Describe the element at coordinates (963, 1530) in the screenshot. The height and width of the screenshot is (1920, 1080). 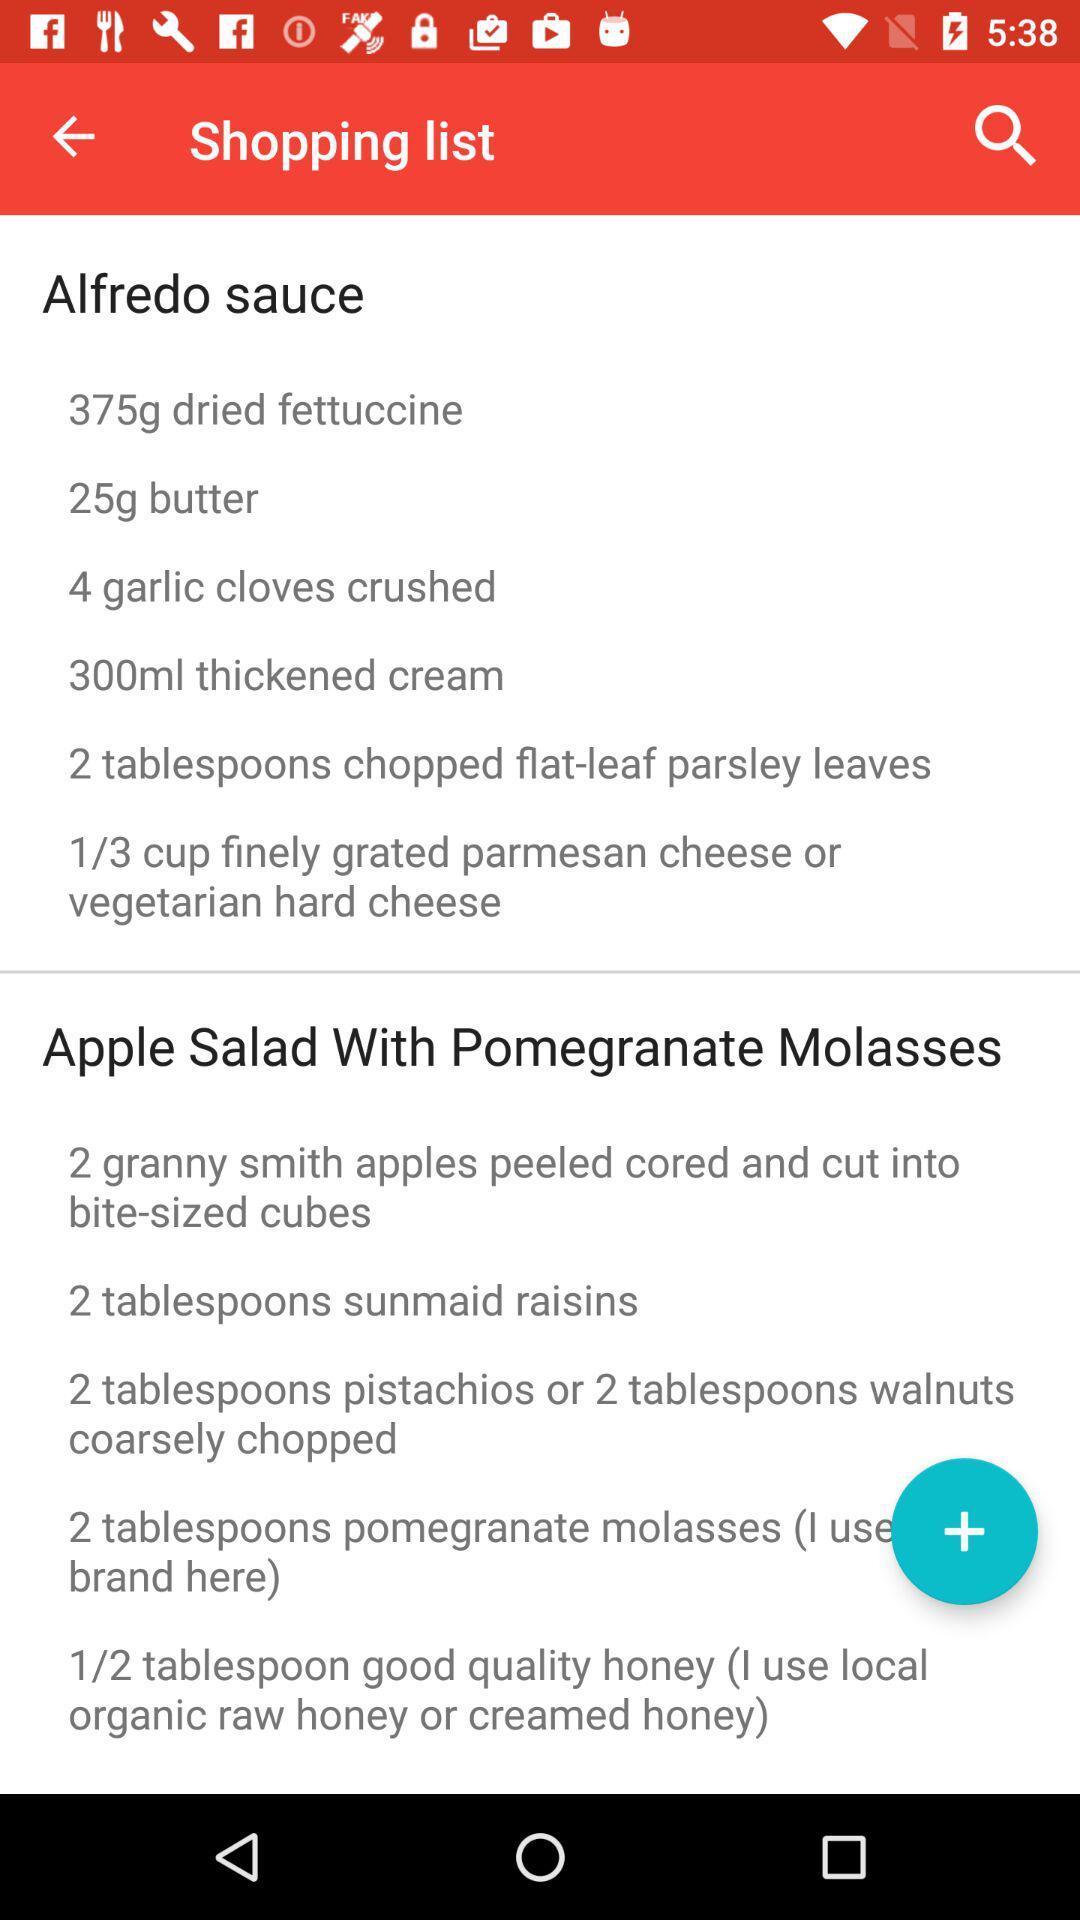
I see `something` at that location.